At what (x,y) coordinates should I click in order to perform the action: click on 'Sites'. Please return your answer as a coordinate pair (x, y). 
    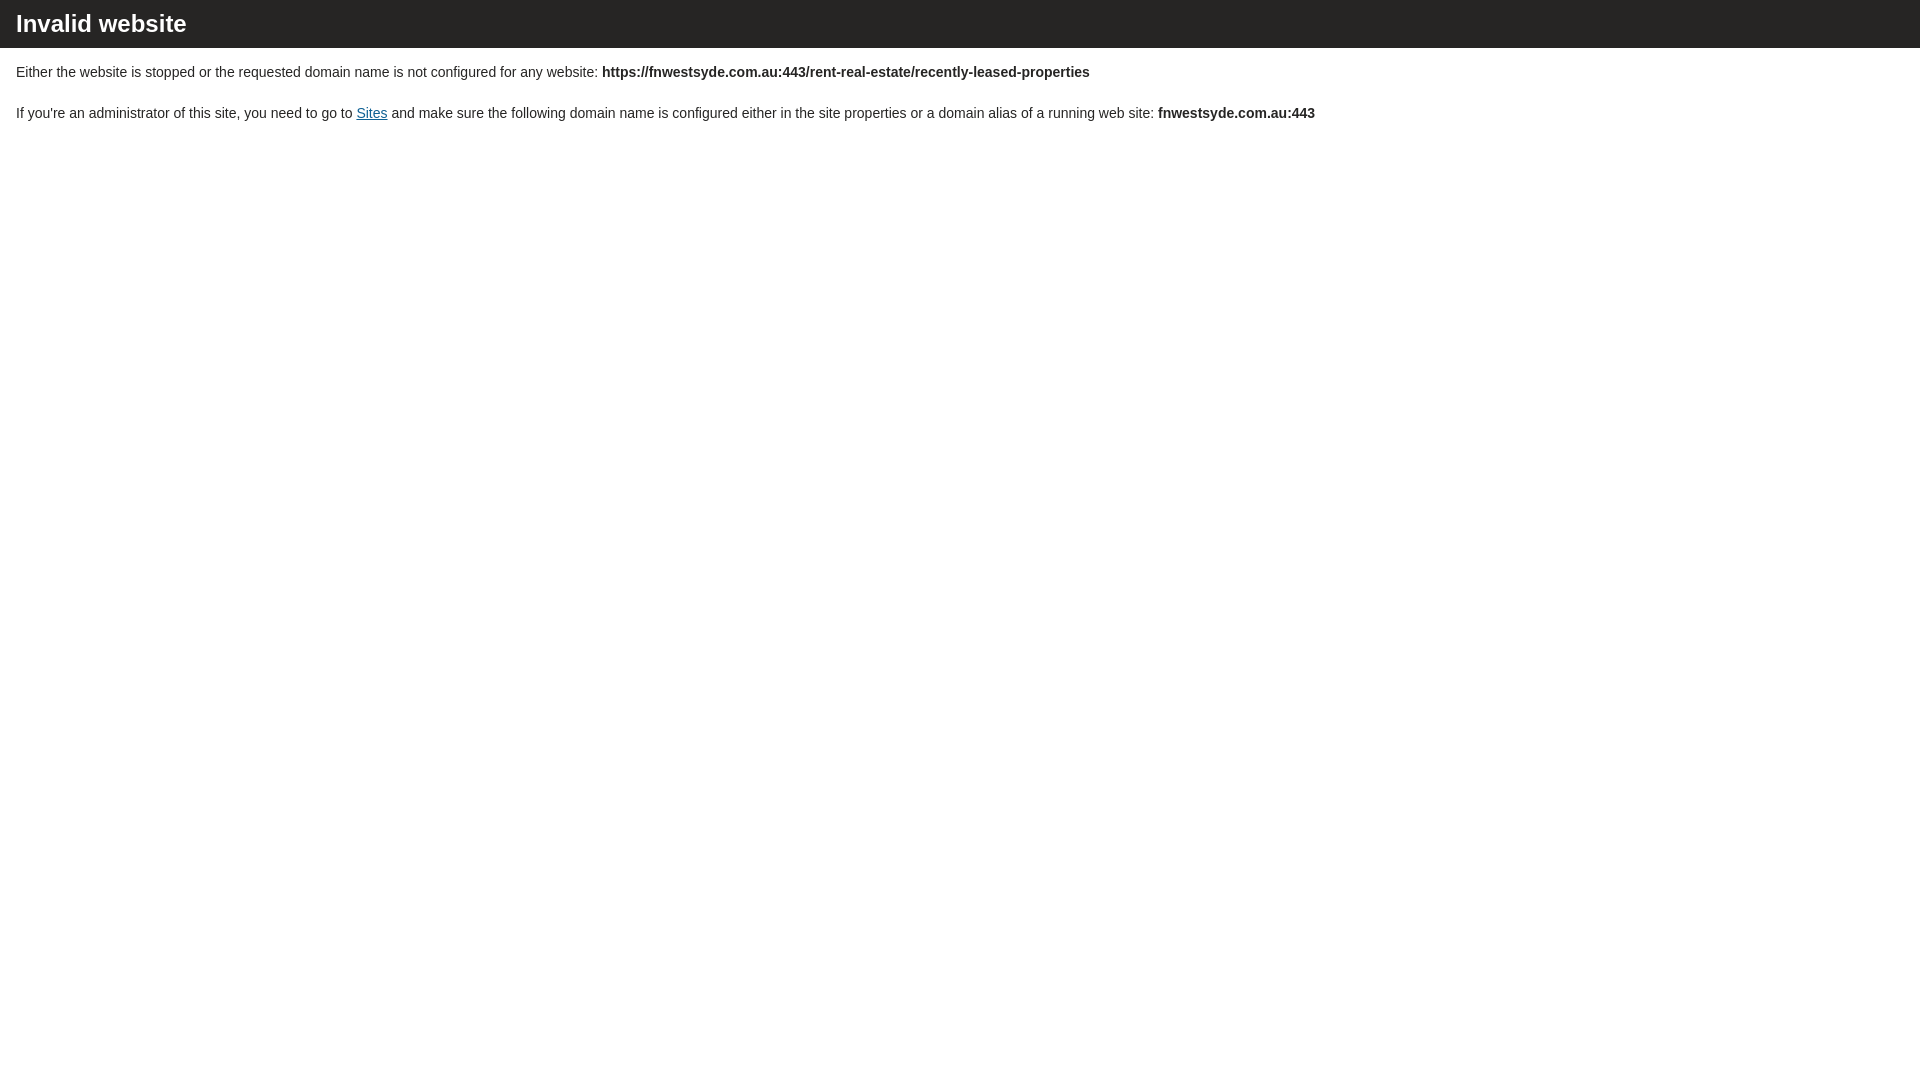
    Looking at the image, I should click on (355, 112).